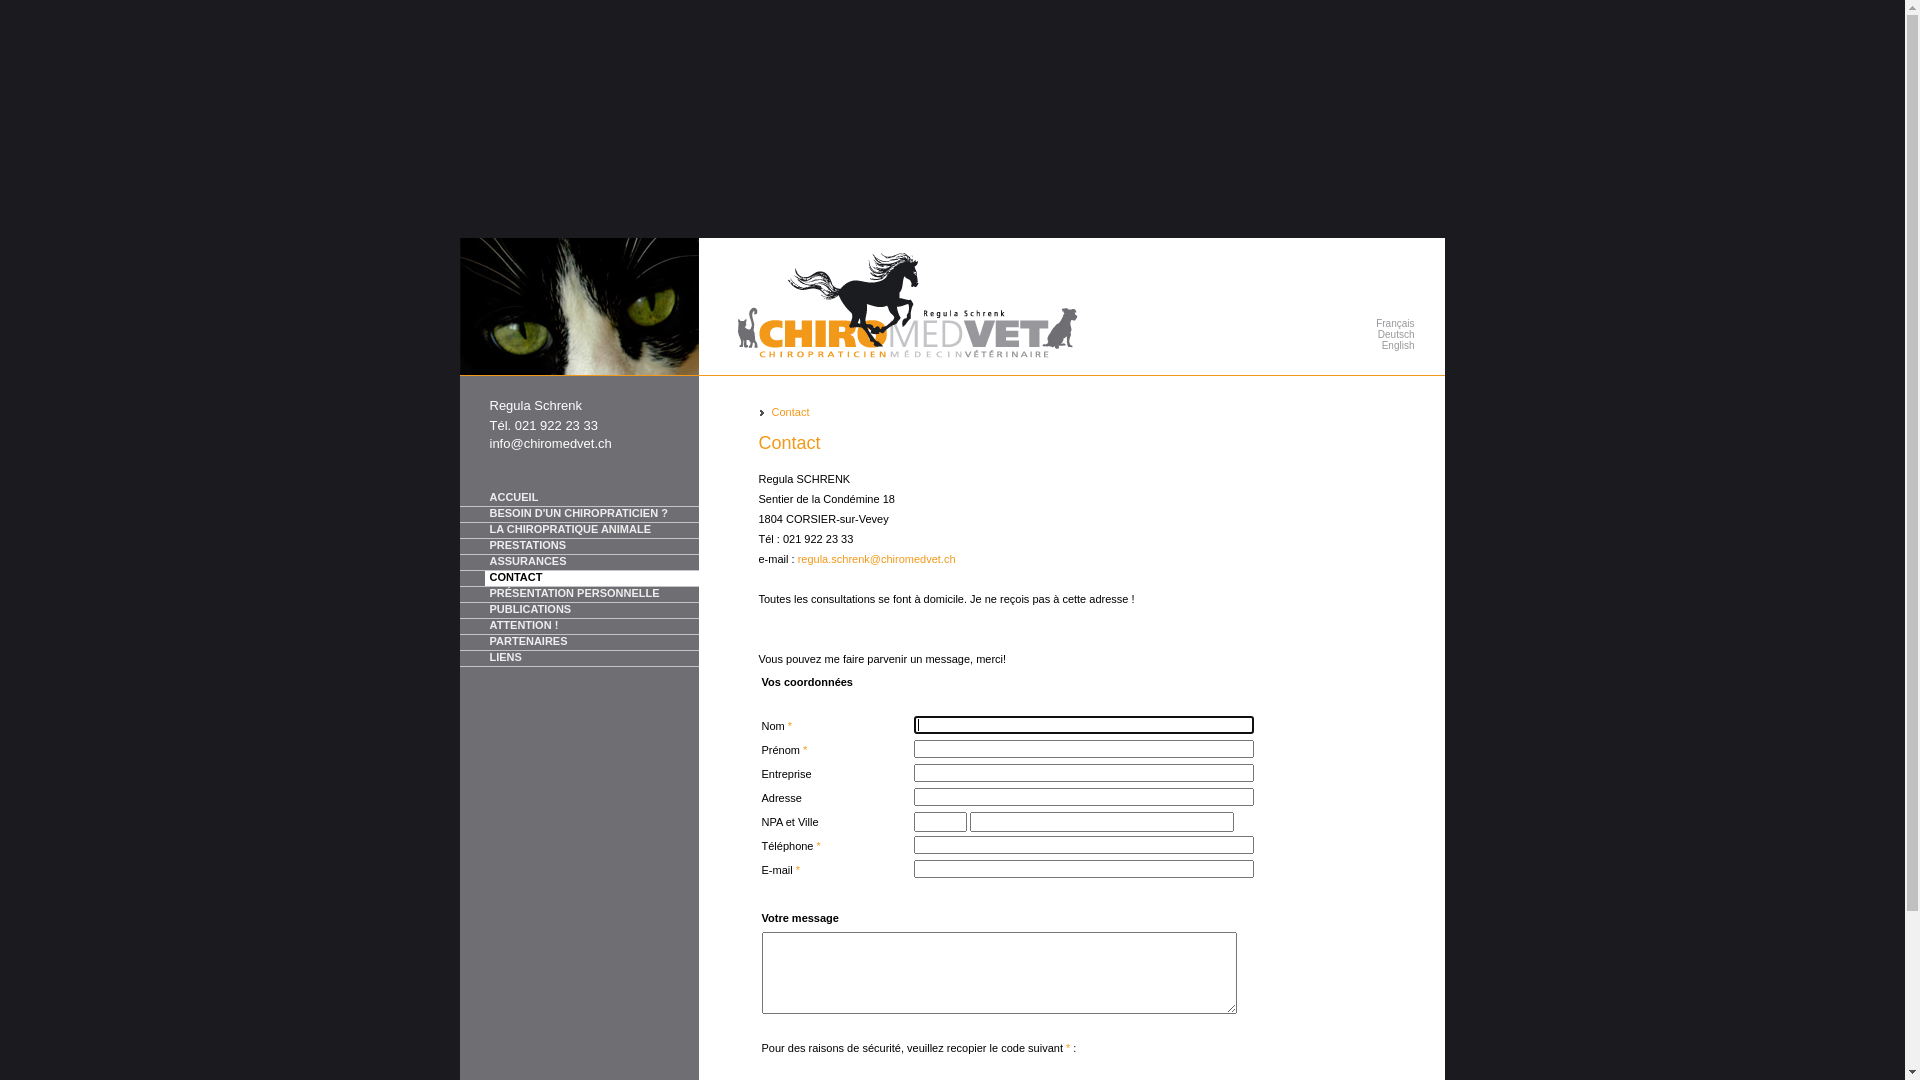  What do you see at coordinates (589, 642) in the screenshot?
I see `'PARTENAIRES'` at bounding box center [589, 642].